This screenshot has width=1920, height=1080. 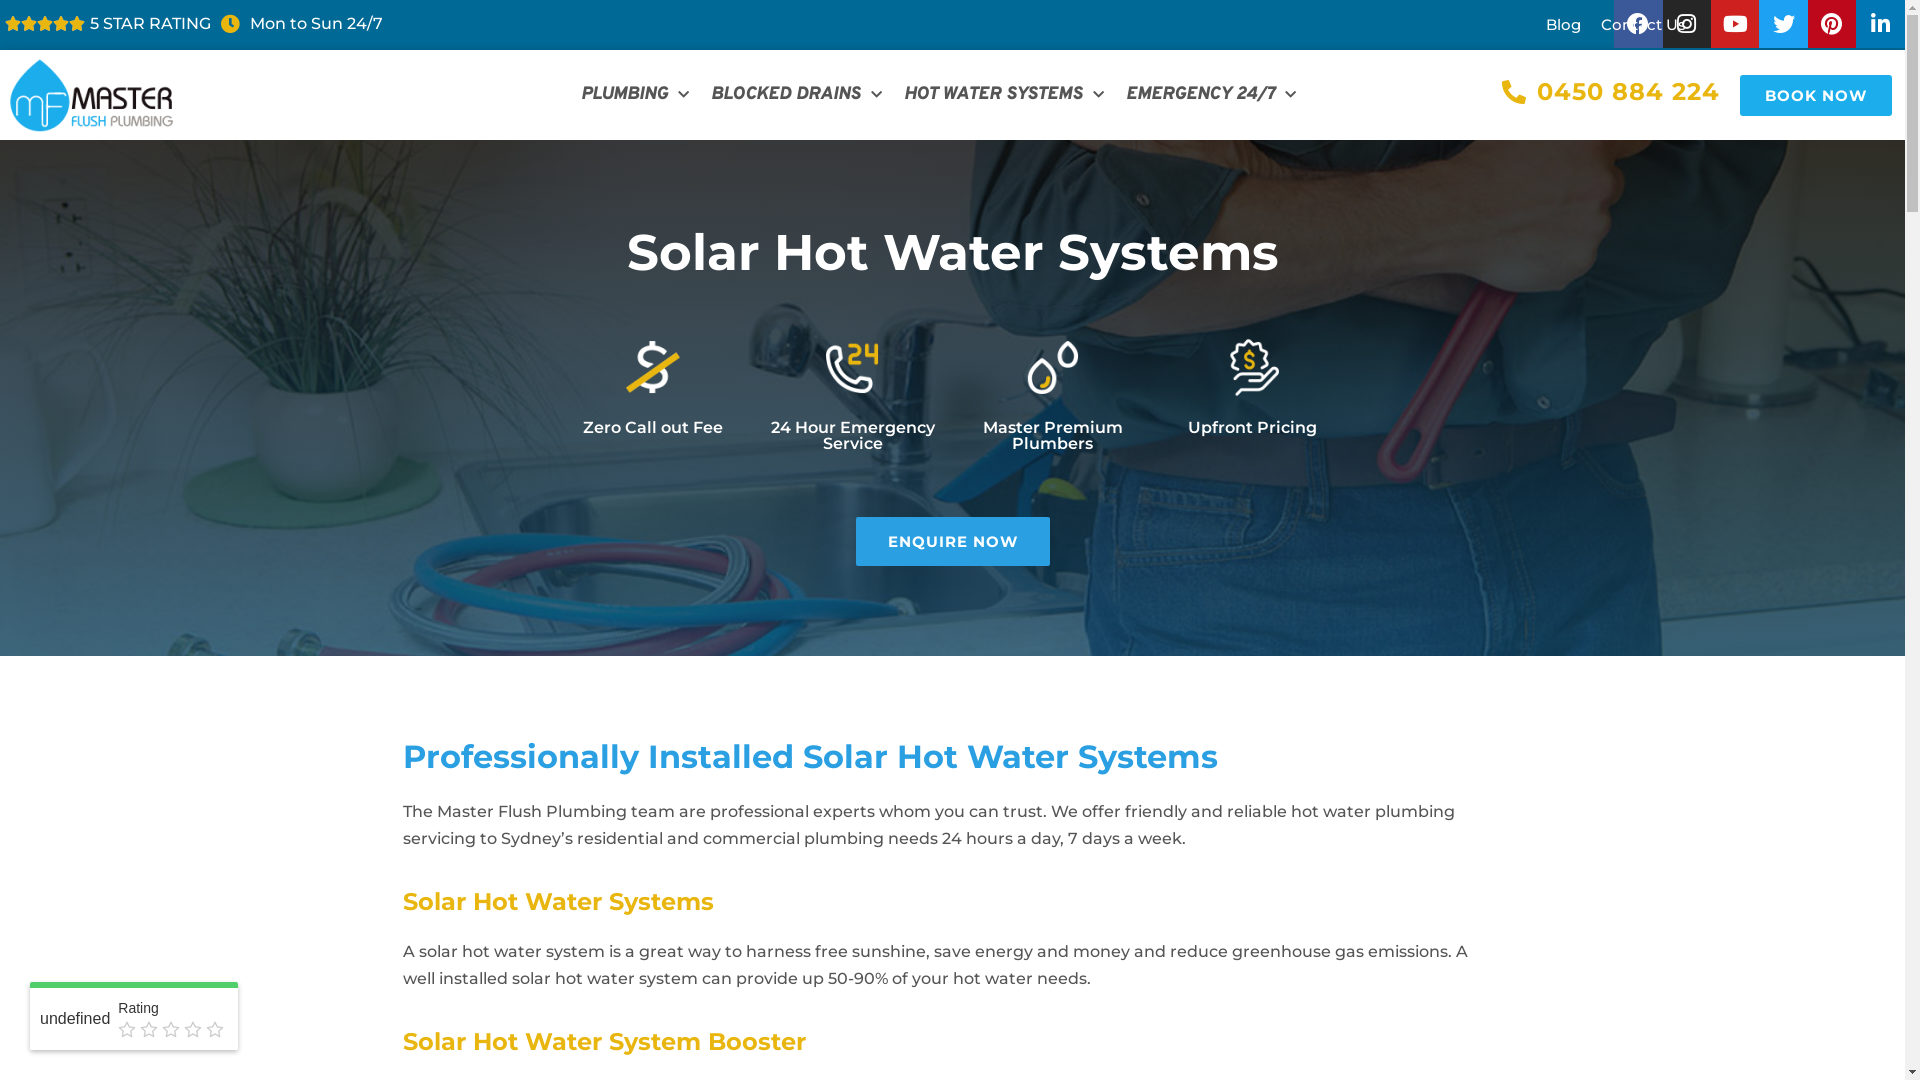 I want to click on 't-upfront', so click(x=1251, y=367).